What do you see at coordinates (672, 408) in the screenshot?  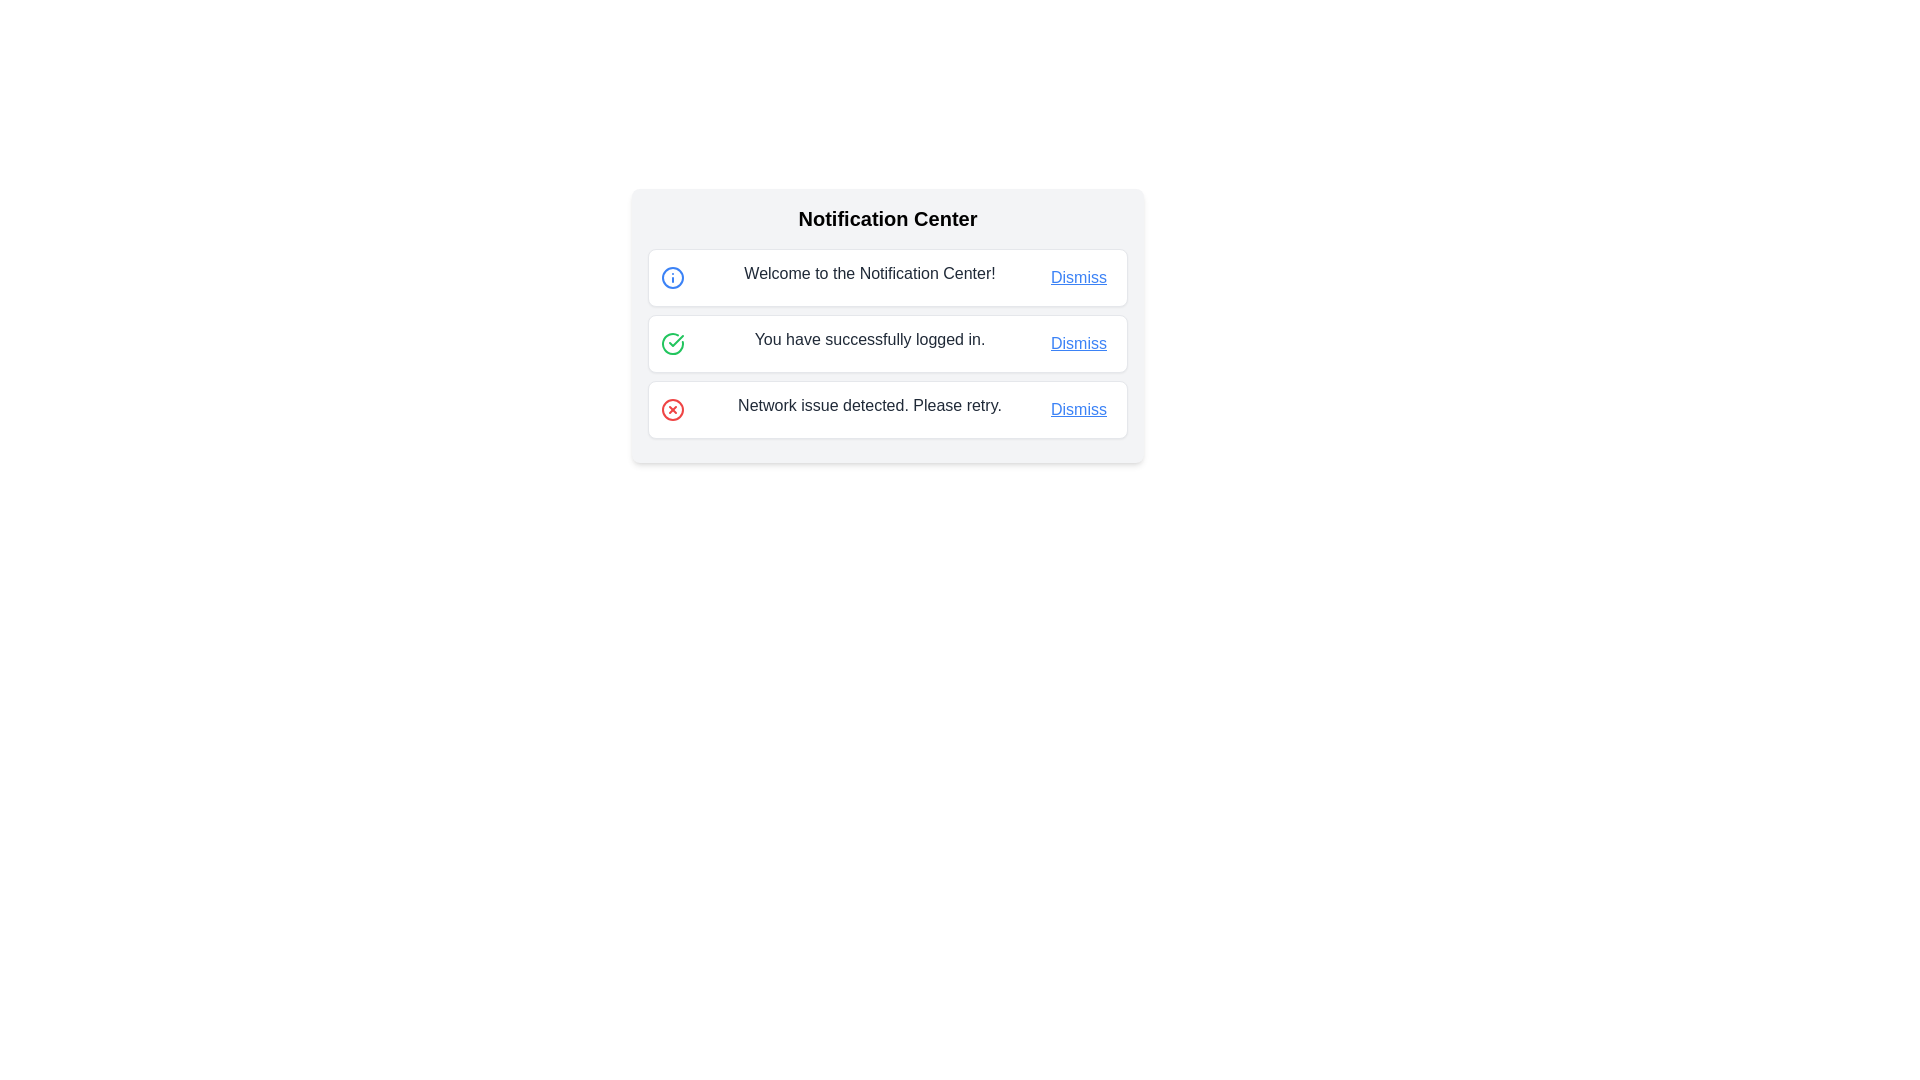 I see `the error icon located at the beginning of the third notification row in the notification center, which indicates a network issue and precedes the text 'Network issue detected. Please retry.'` at bounding box center [672, 408].